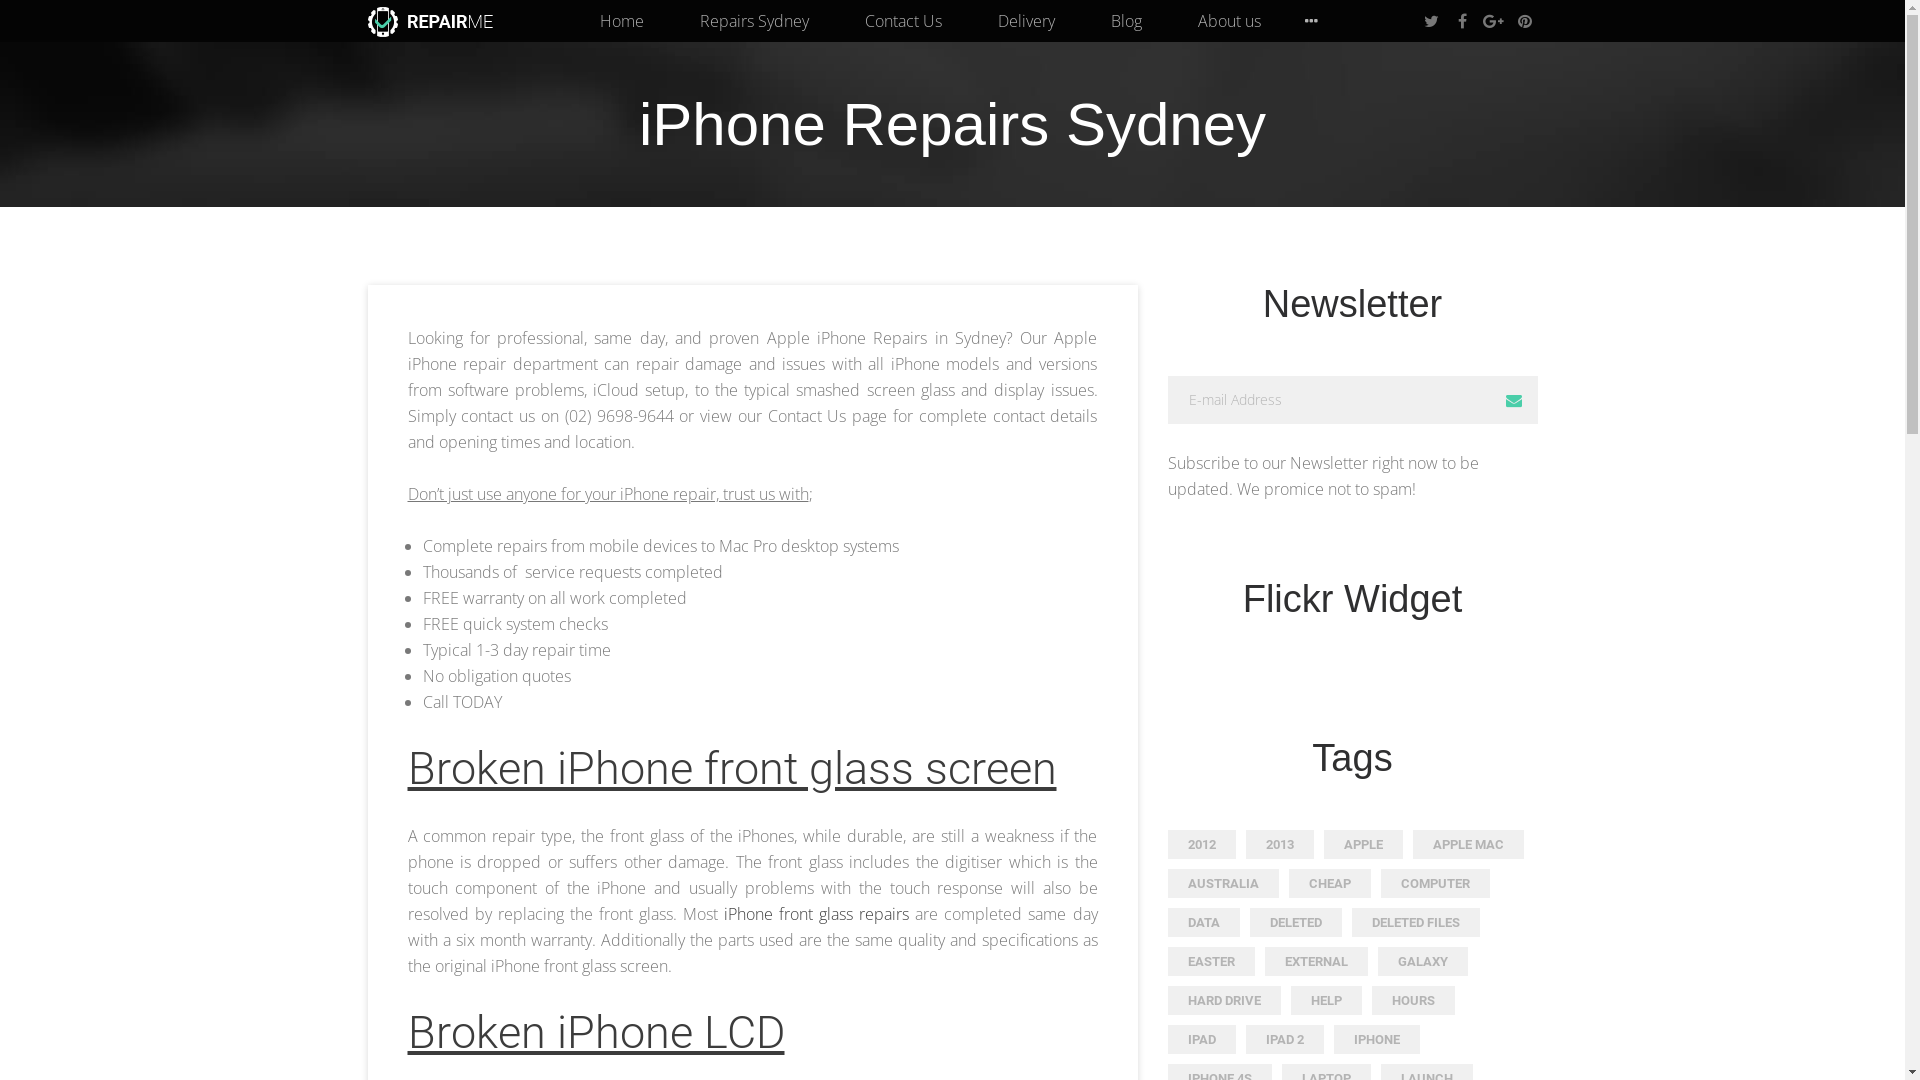 This screenshot has width=1920, height=1080. What do you see at coordinates (1513, 400) in the screenshot?
I see `'Subscribe'` at bounding box center [1513, 400].